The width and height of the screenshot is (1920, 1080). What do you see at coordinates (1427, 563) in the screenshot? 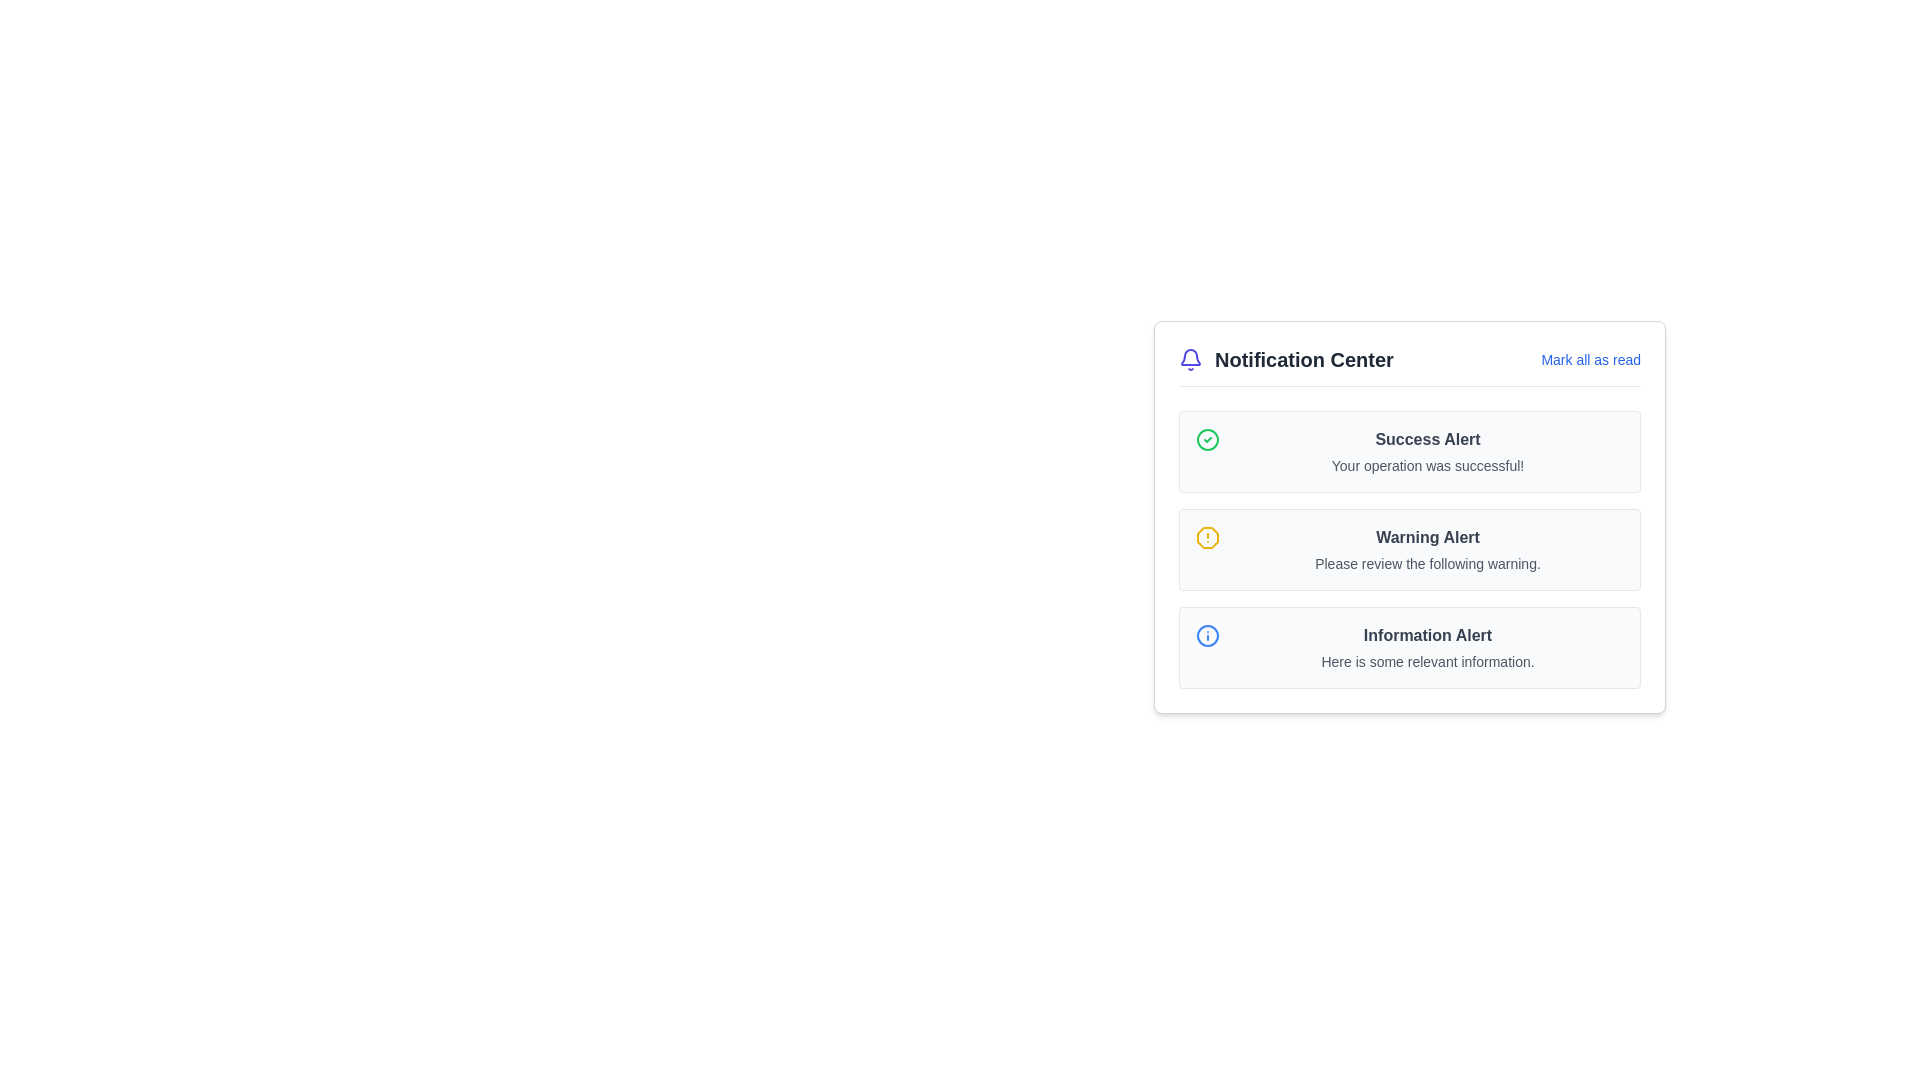
I see `the descriptive text content located beneath the 'Warning Alert' heading in the 'Notification Center' notification card` at bounding box center [1427, 563].